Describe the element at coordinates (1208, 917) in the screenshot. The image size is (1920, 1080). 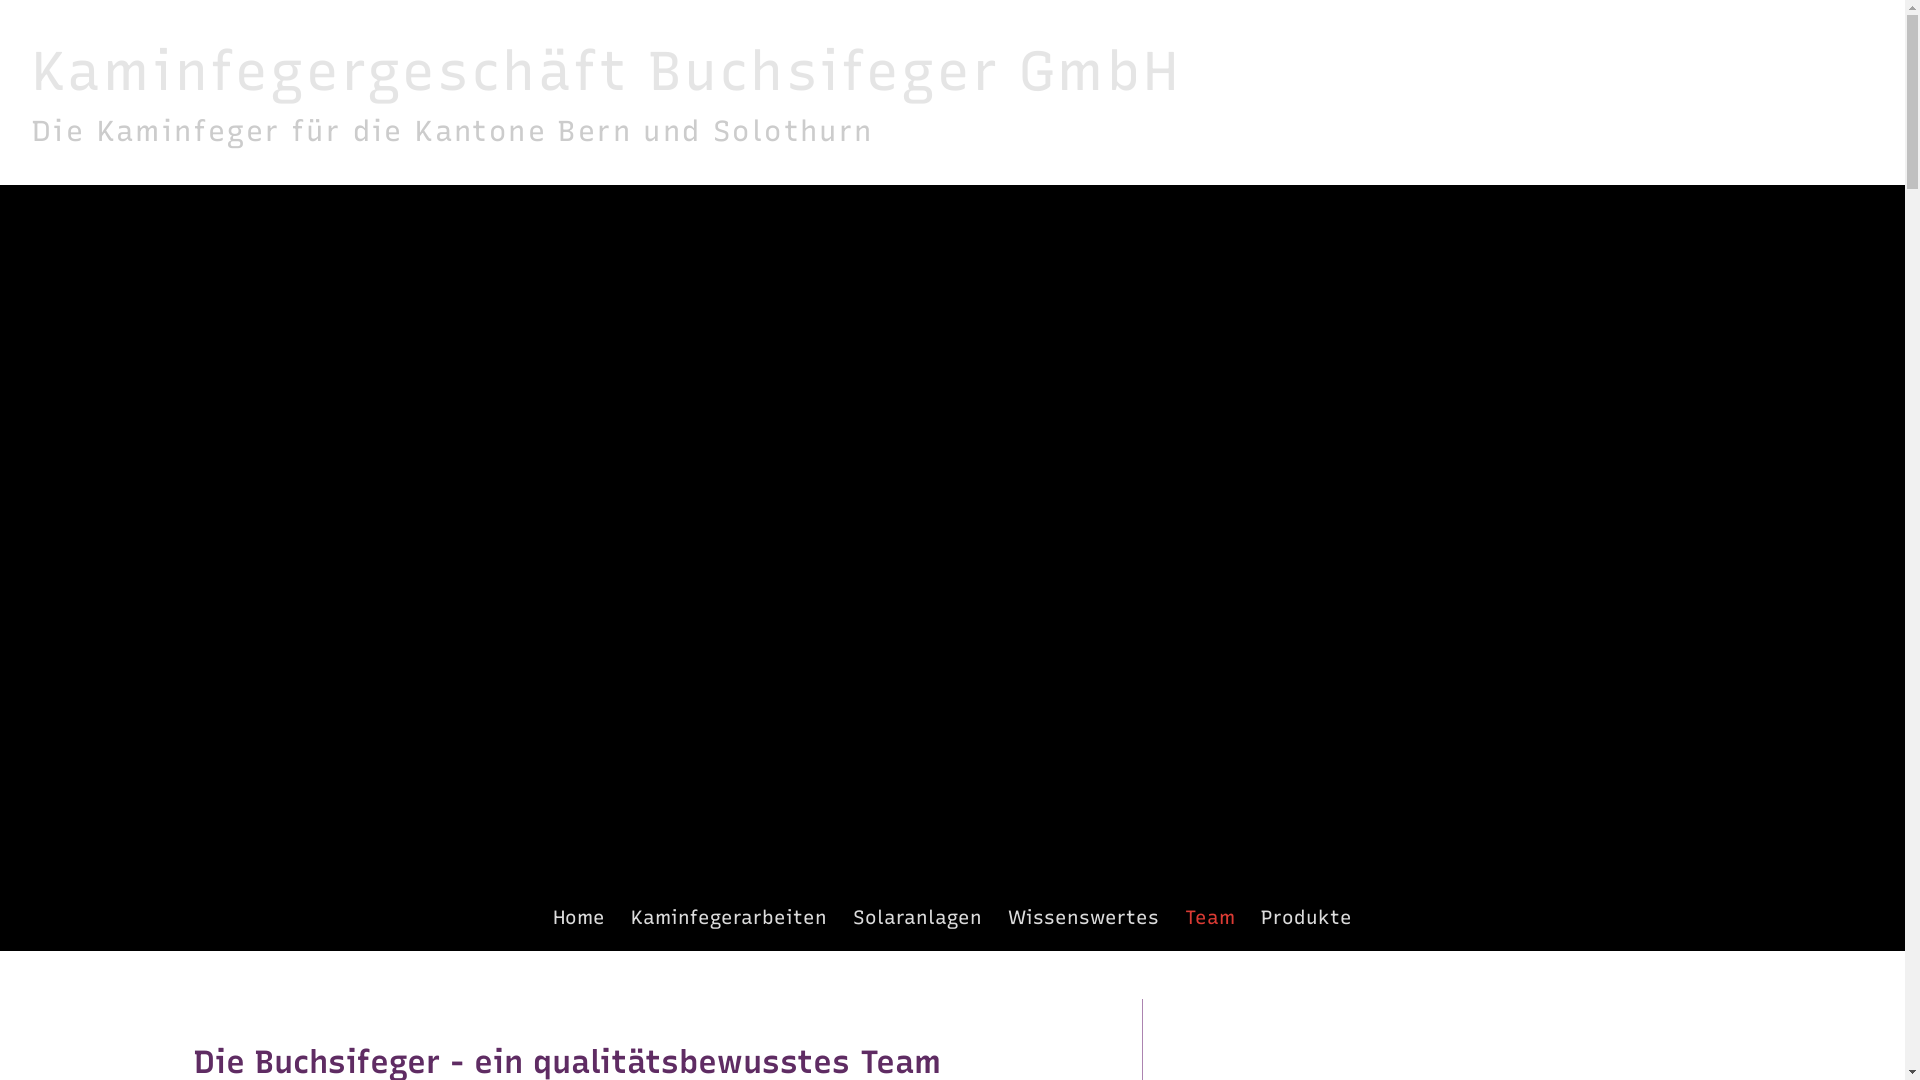
I see `'Team'` at that location.